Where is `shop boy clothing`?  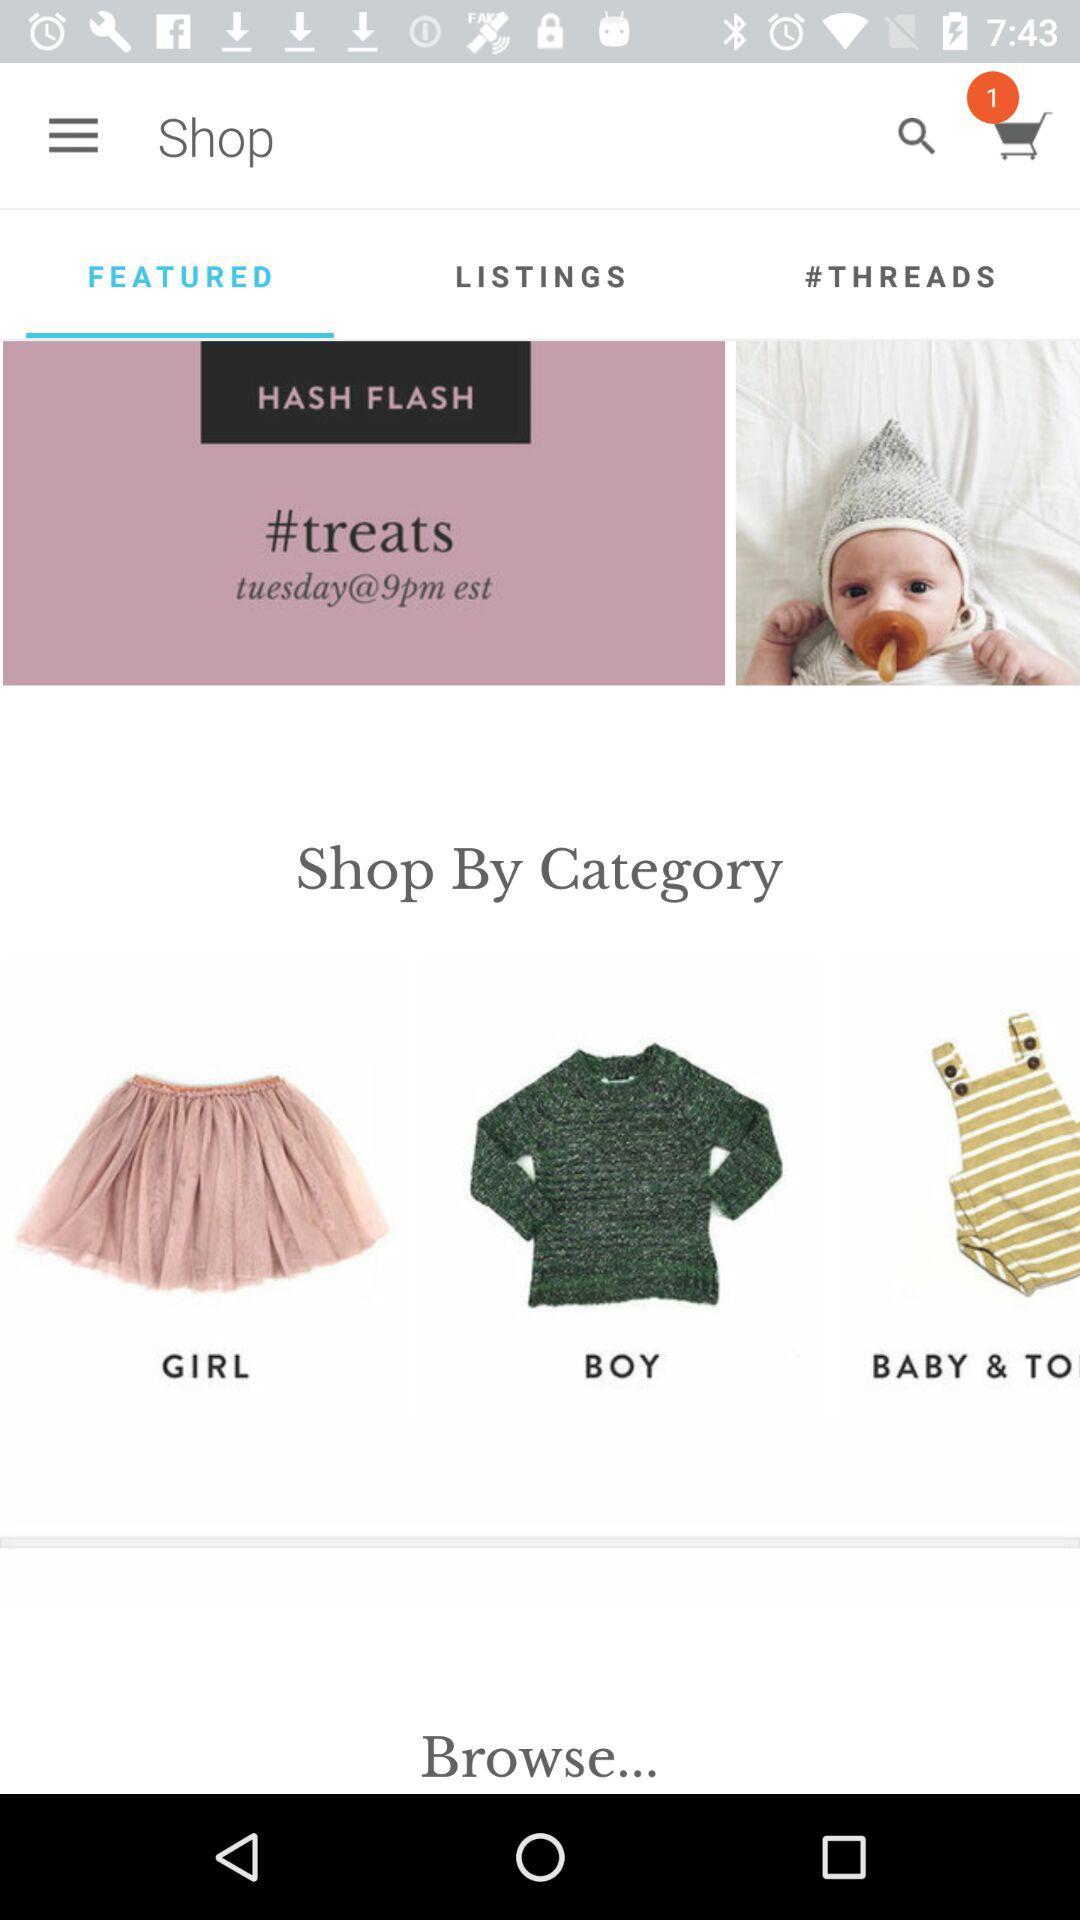
shop boy clothing is located at coordinates (618, 1186).